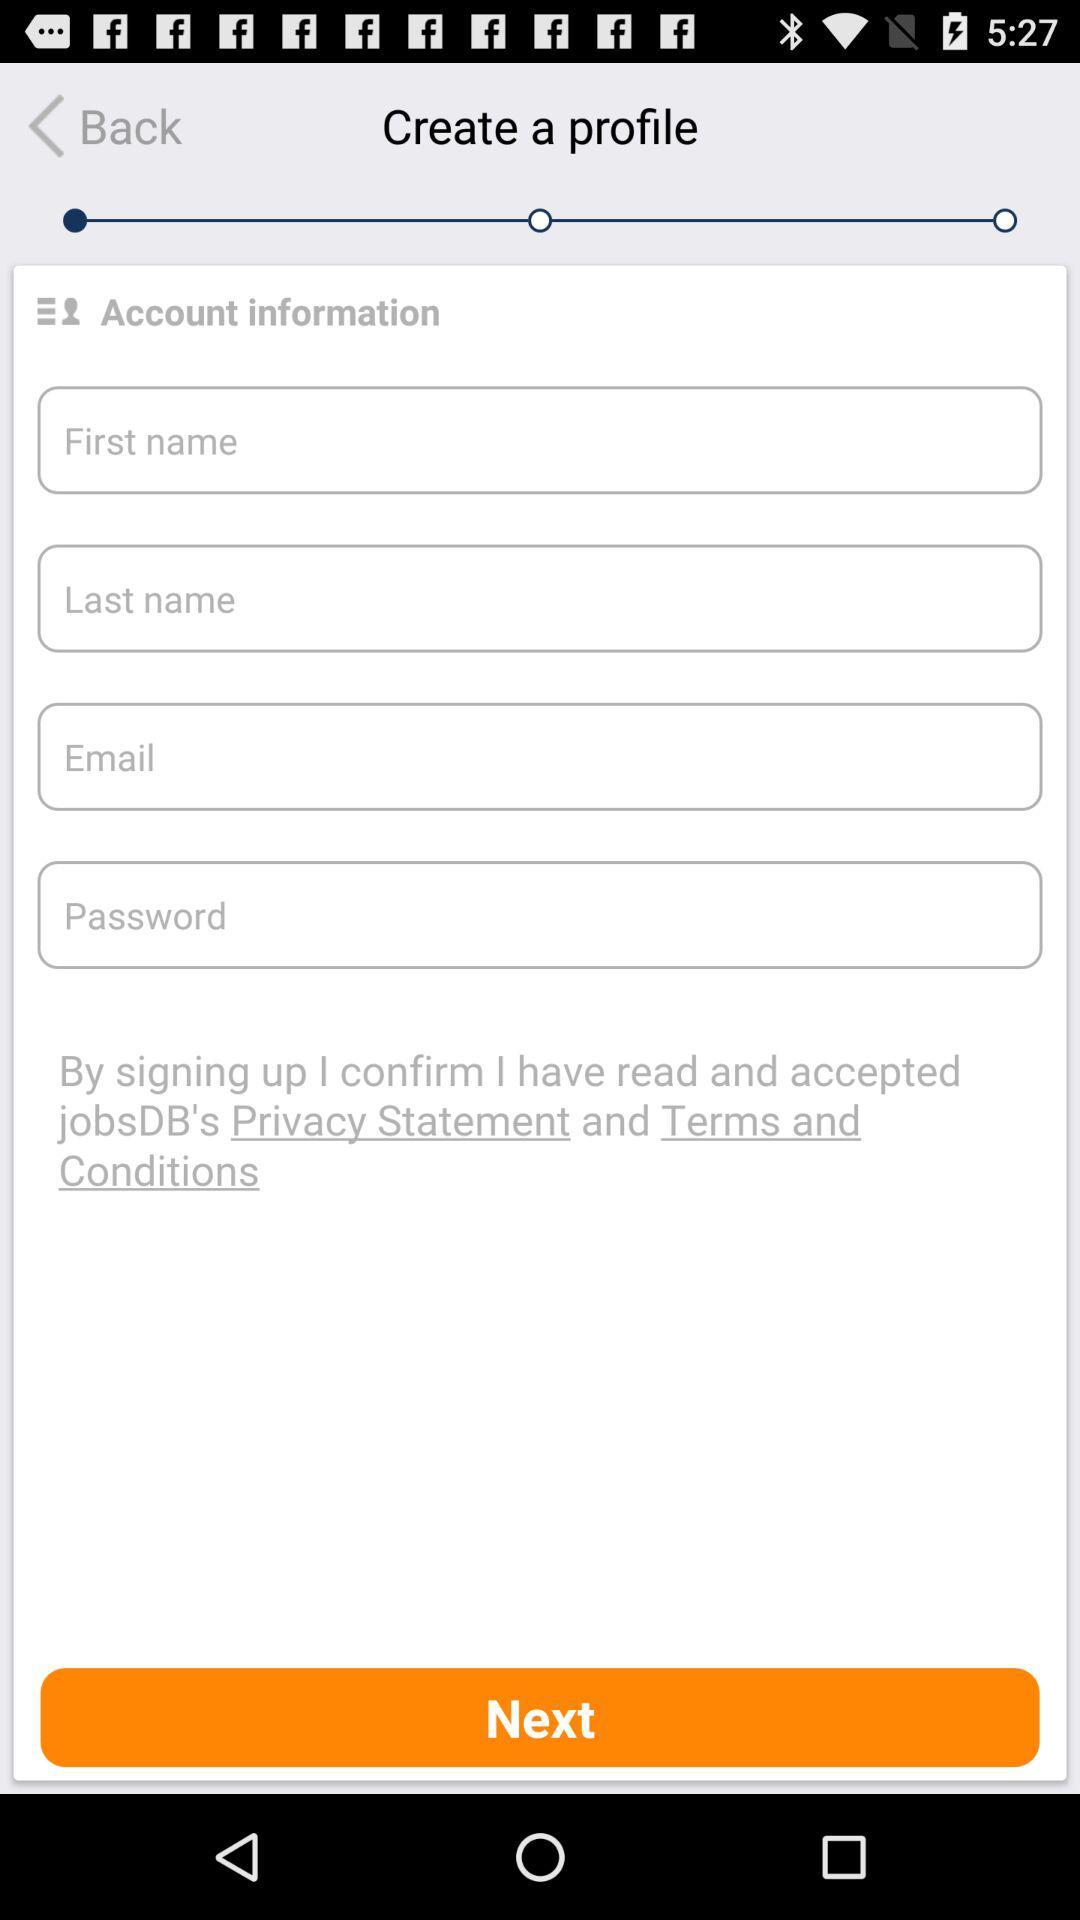  I want to click on icon in the first row, so click(57, 310).